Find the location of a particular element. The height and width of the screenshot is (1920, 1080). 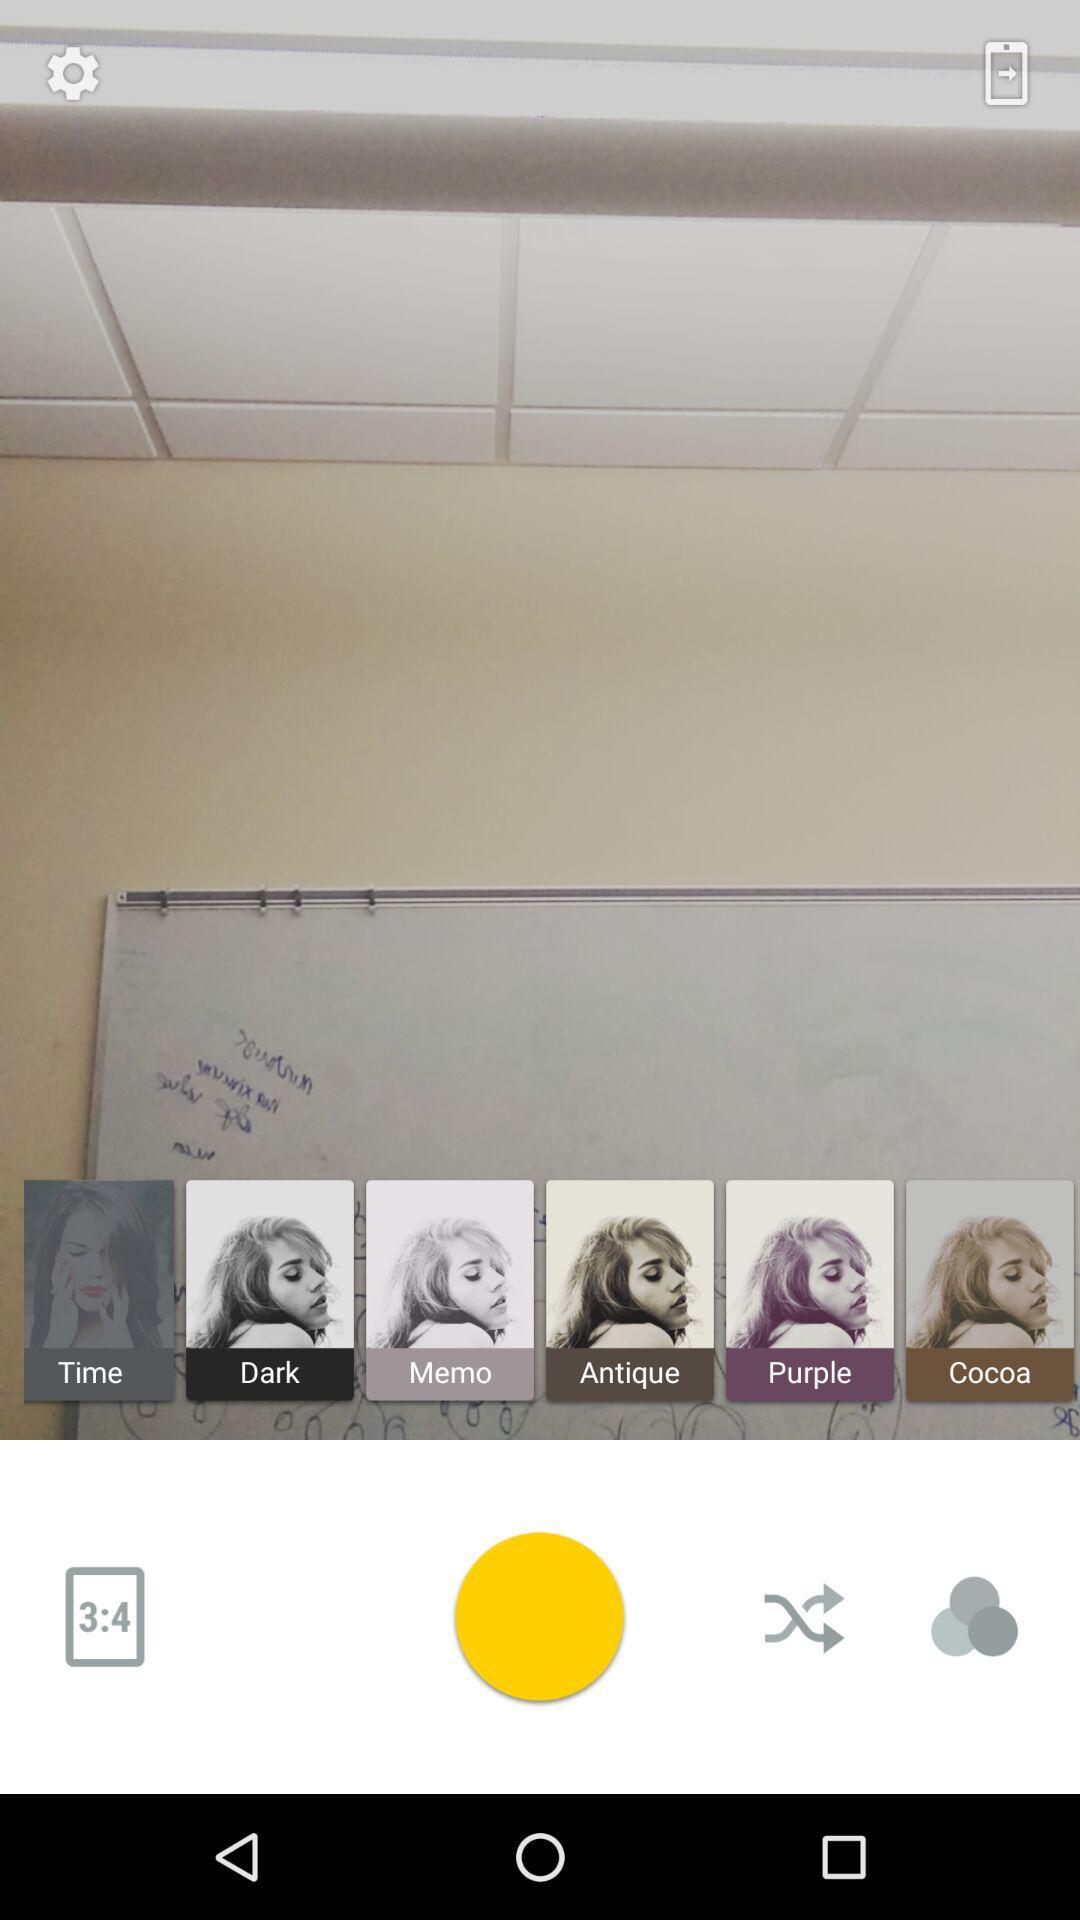

open settings is located at coordinates (72, 73).